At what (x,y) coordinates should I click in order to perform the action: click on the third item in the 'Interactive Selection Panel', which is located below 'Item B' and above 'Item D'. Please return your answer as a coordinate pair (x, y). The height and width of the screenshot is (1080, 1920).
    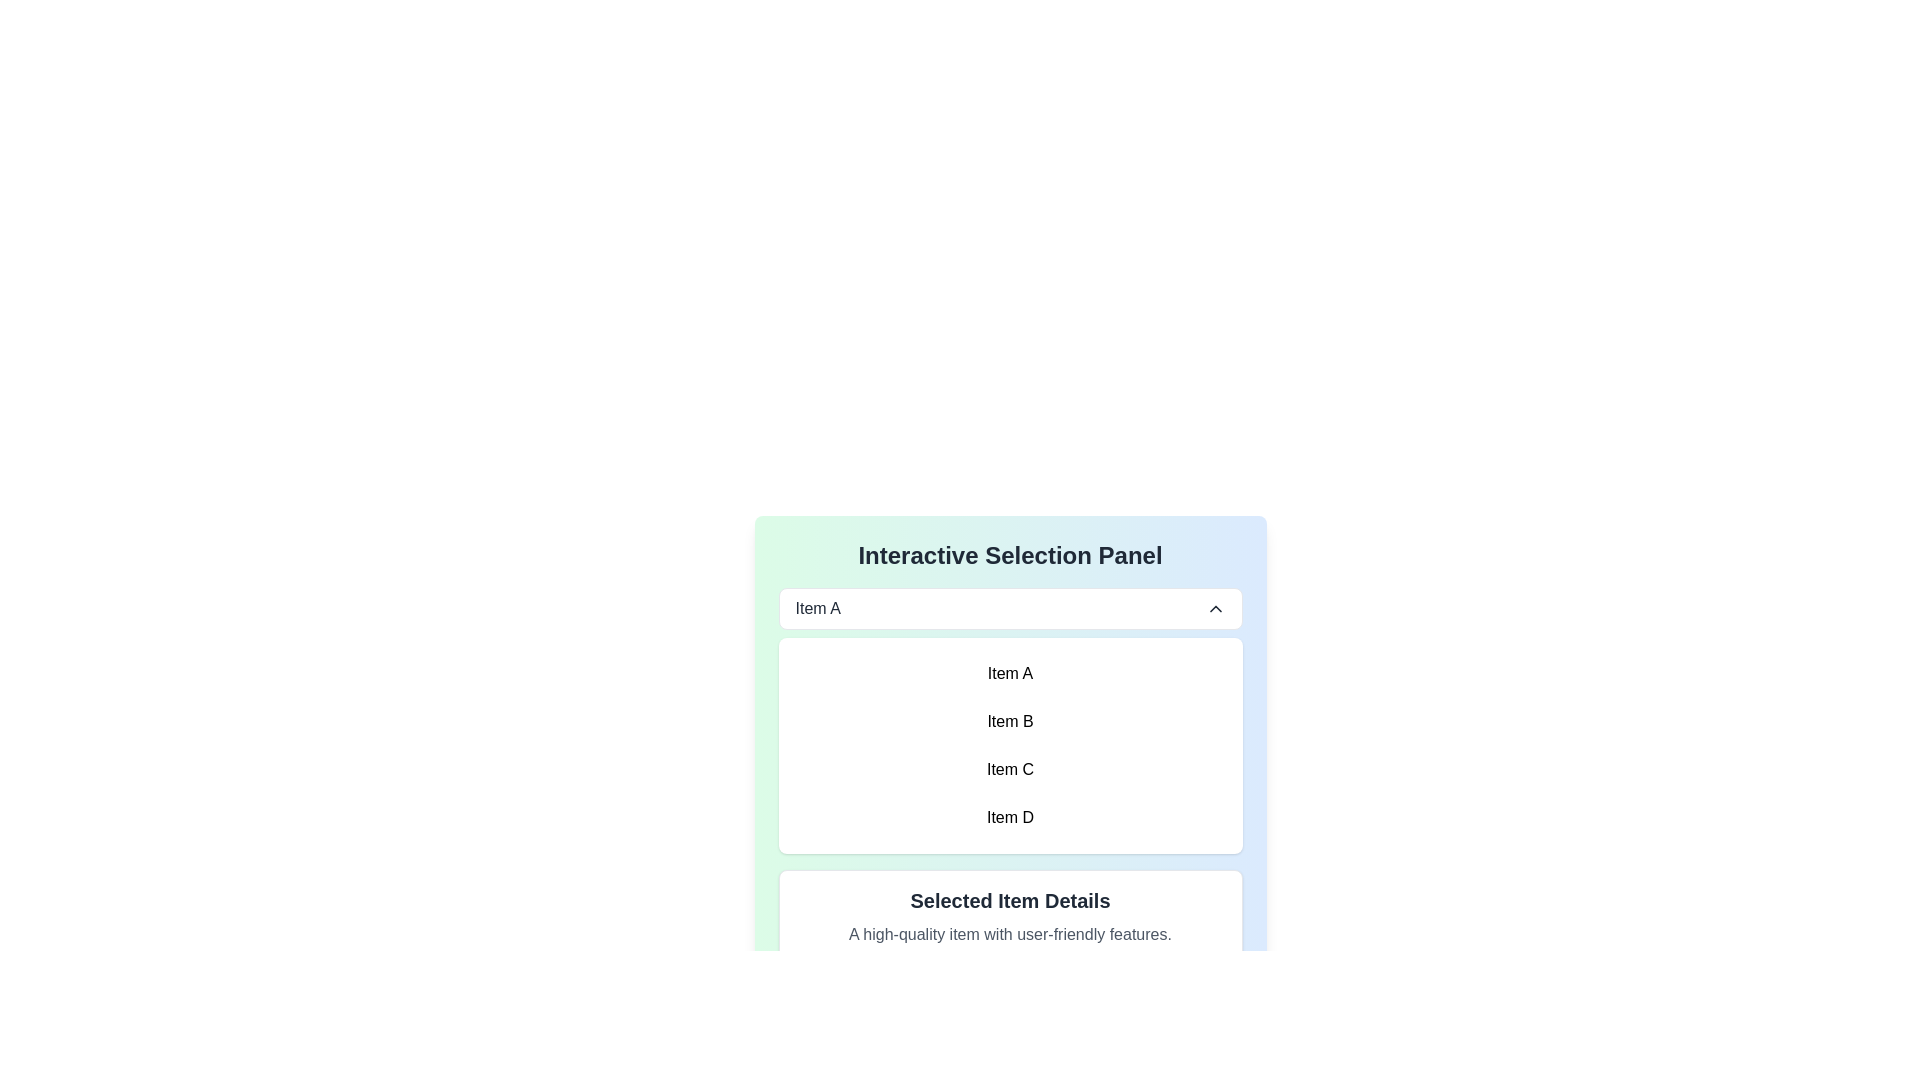
    Looking at the image, I should click on (1010, 769).